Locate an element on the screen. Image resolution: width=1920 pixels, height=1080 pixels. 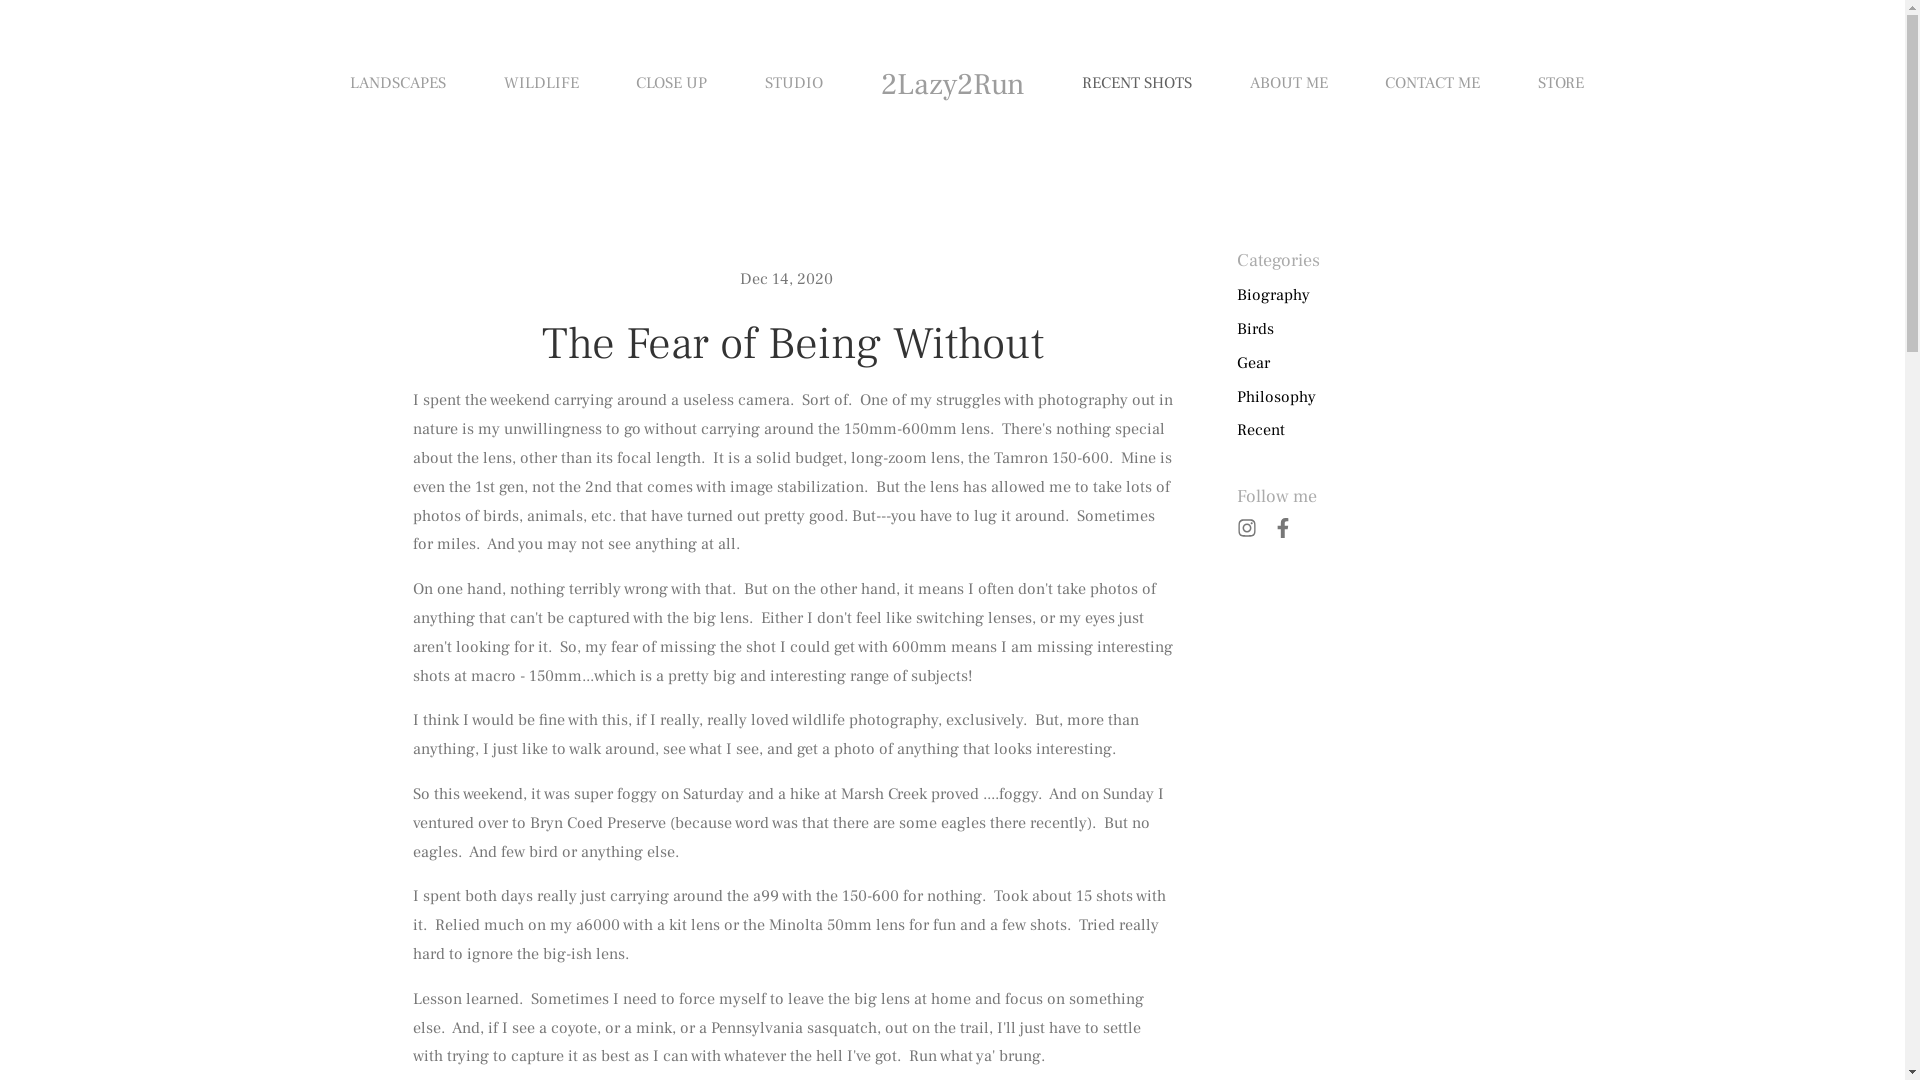
'CLOSE UP' is located at coordinates (671, 83).